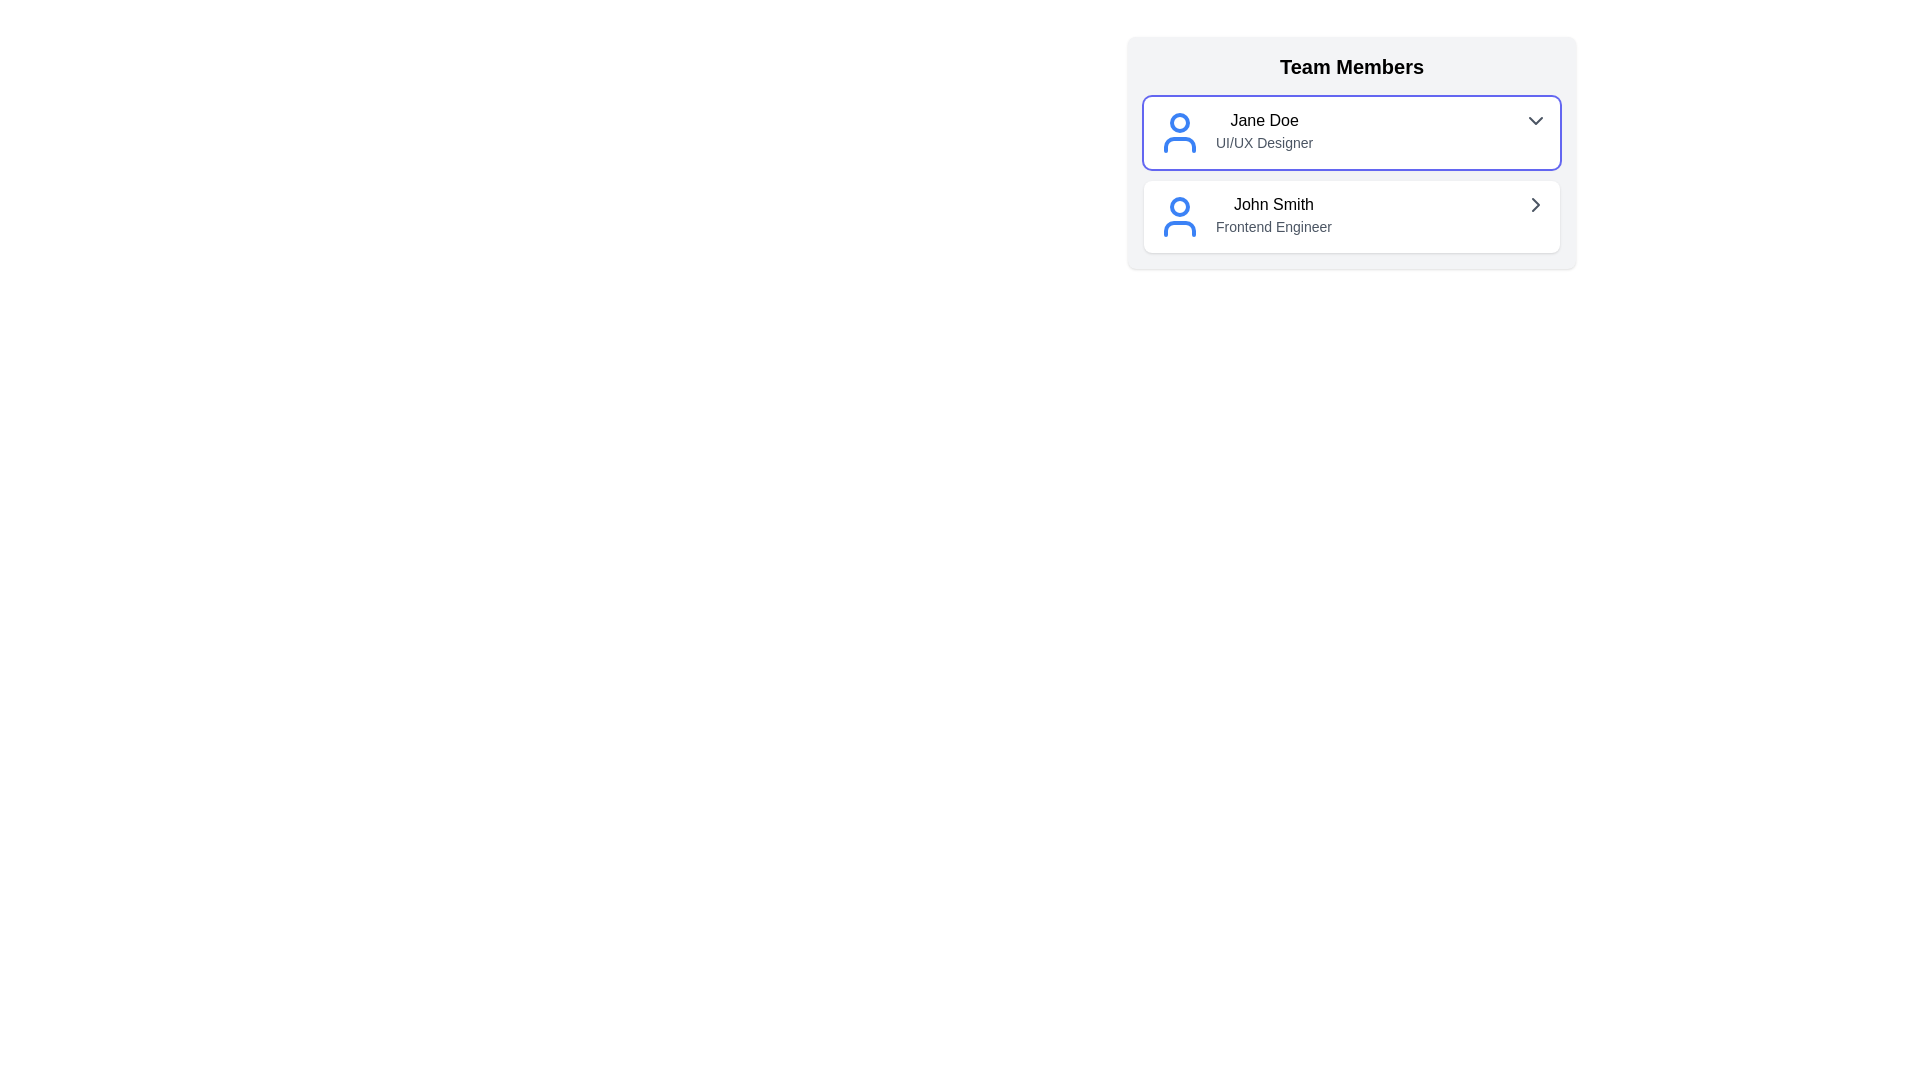 This screenshot has height=1080, width=1920. I want to click on the head section of the user profile illustration icon, which visually represents a user or profile entity, located adjacent to the left of the text 'Jane Doe', so click(1180, 123).